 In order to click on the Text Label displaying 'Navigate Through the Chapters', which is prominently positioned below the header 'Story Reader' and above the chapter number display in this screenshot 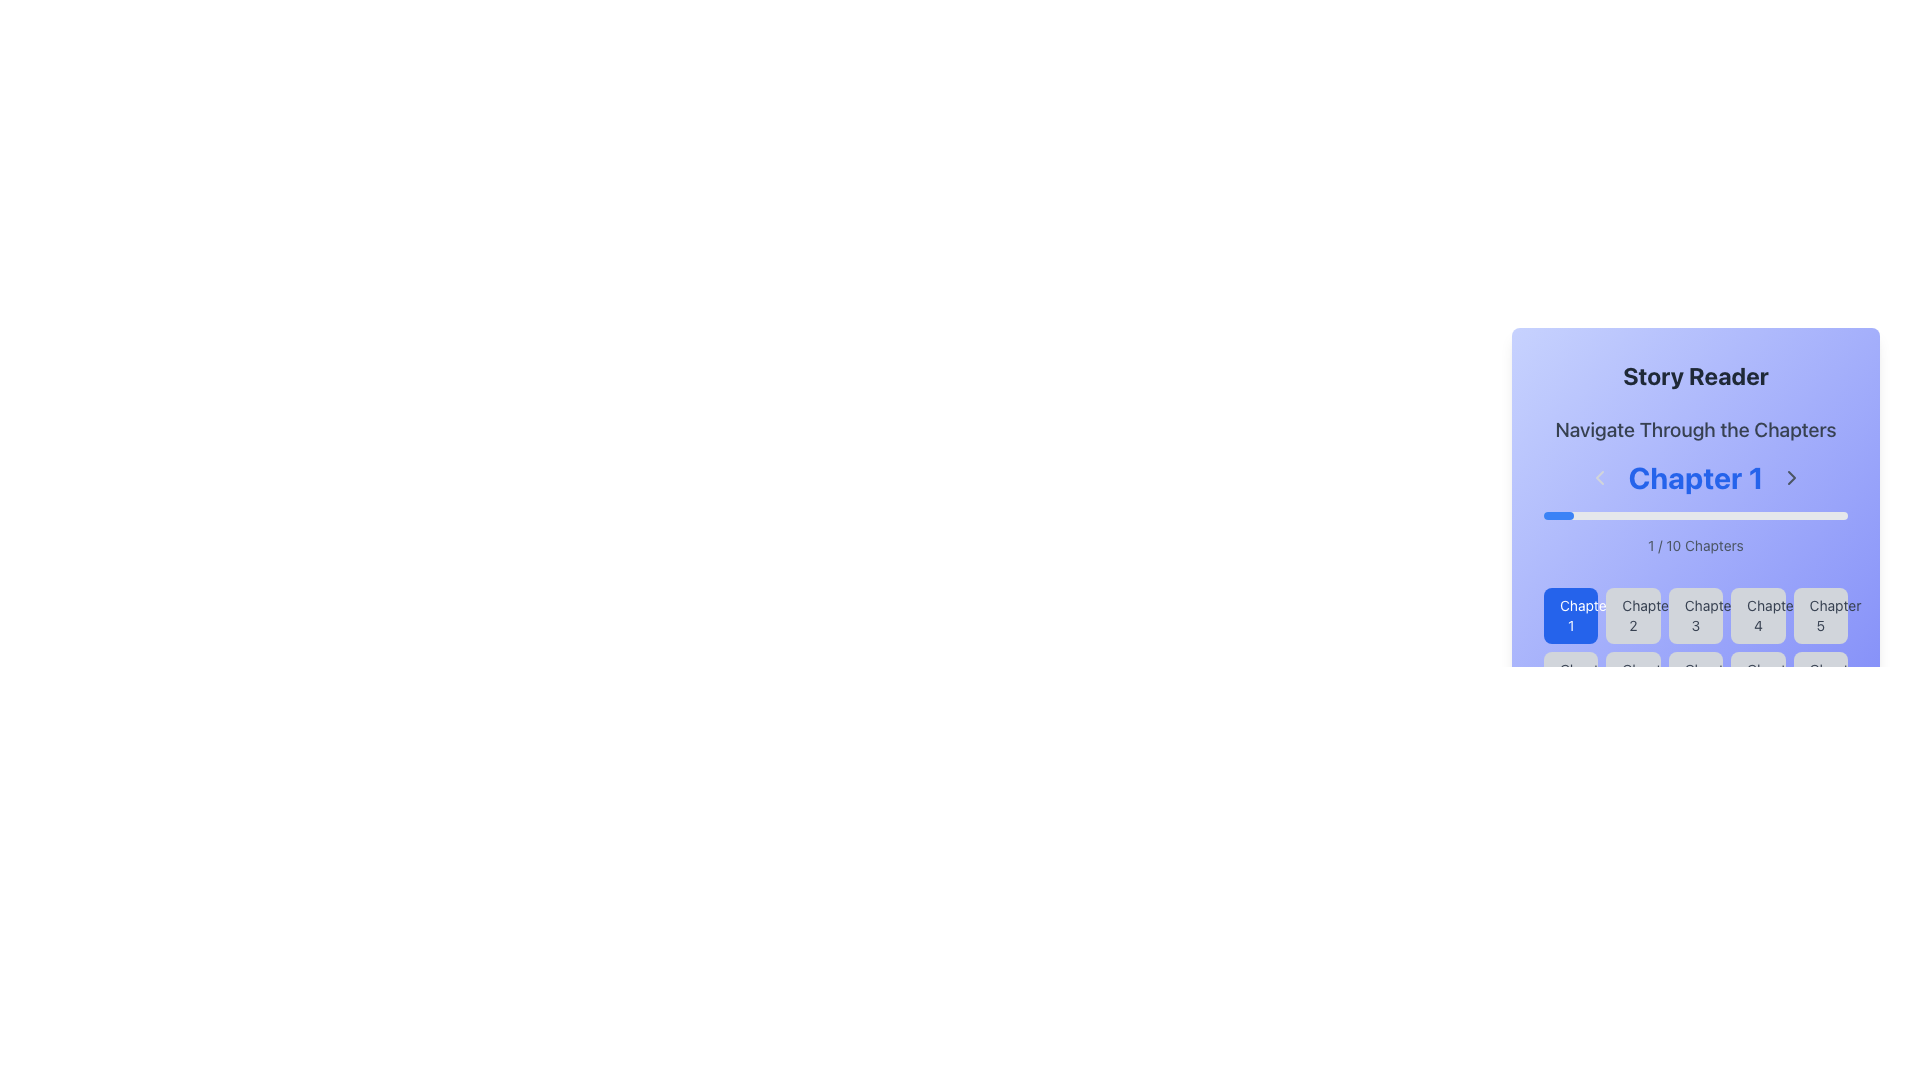, I will do `click(1694, 428)`.